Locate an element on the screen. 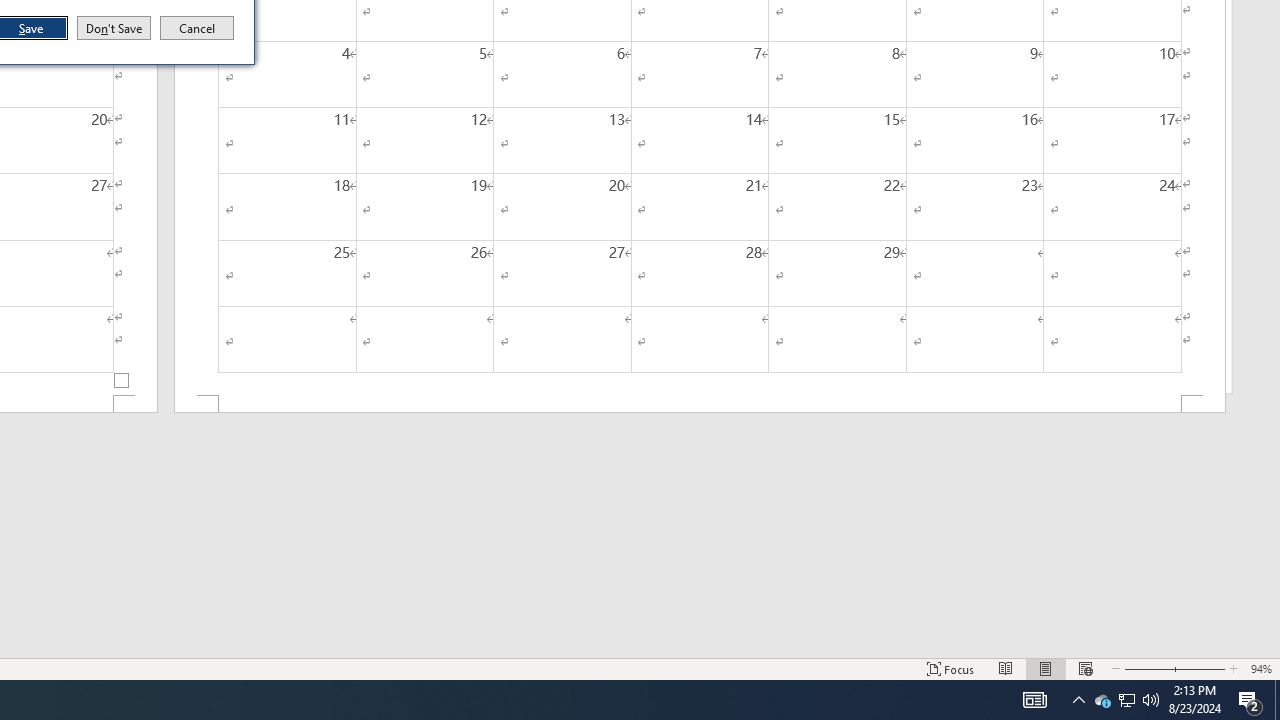 The image size is (1280, 720). 'Cancel' is located at coordinates (197, 28).